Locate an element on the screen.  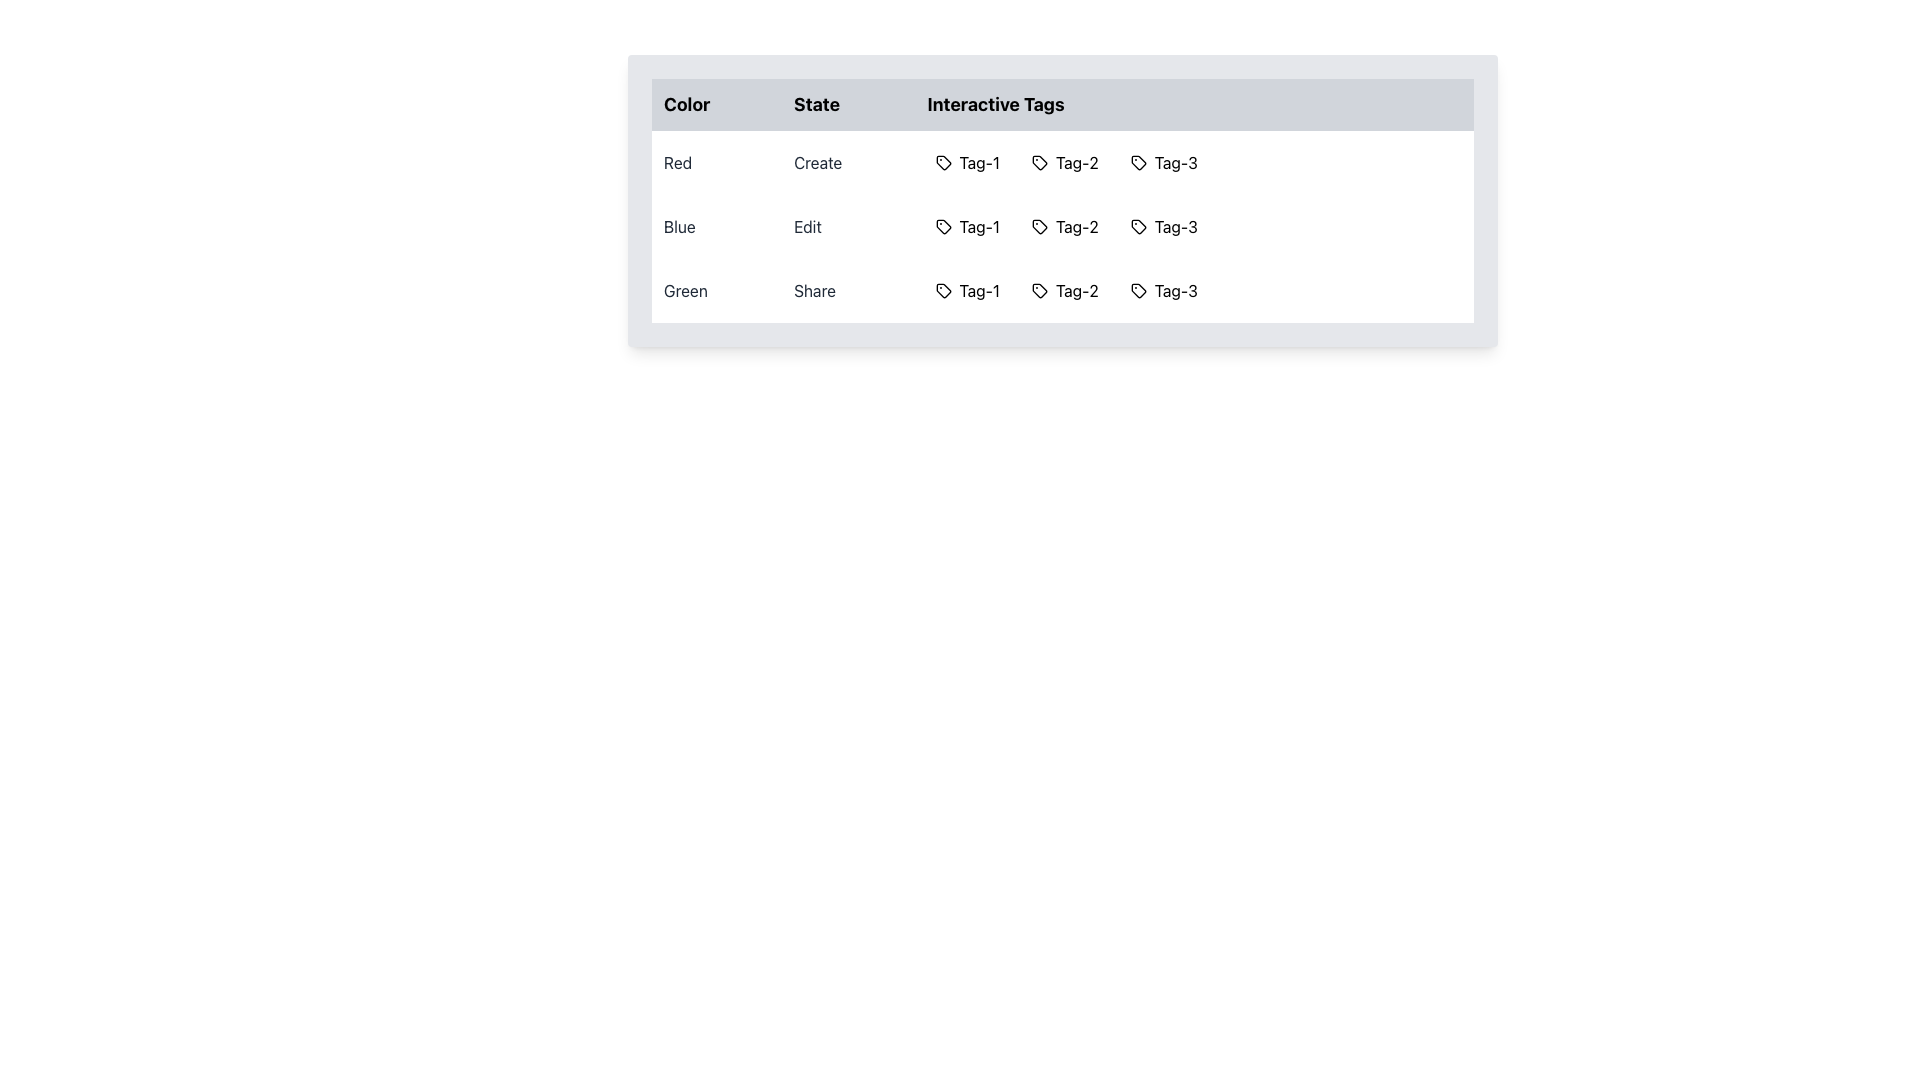
the third green tag icon in the 'Interactive Tags' column corresponding to the 'Share' state is located at coordinates (1138, 290).